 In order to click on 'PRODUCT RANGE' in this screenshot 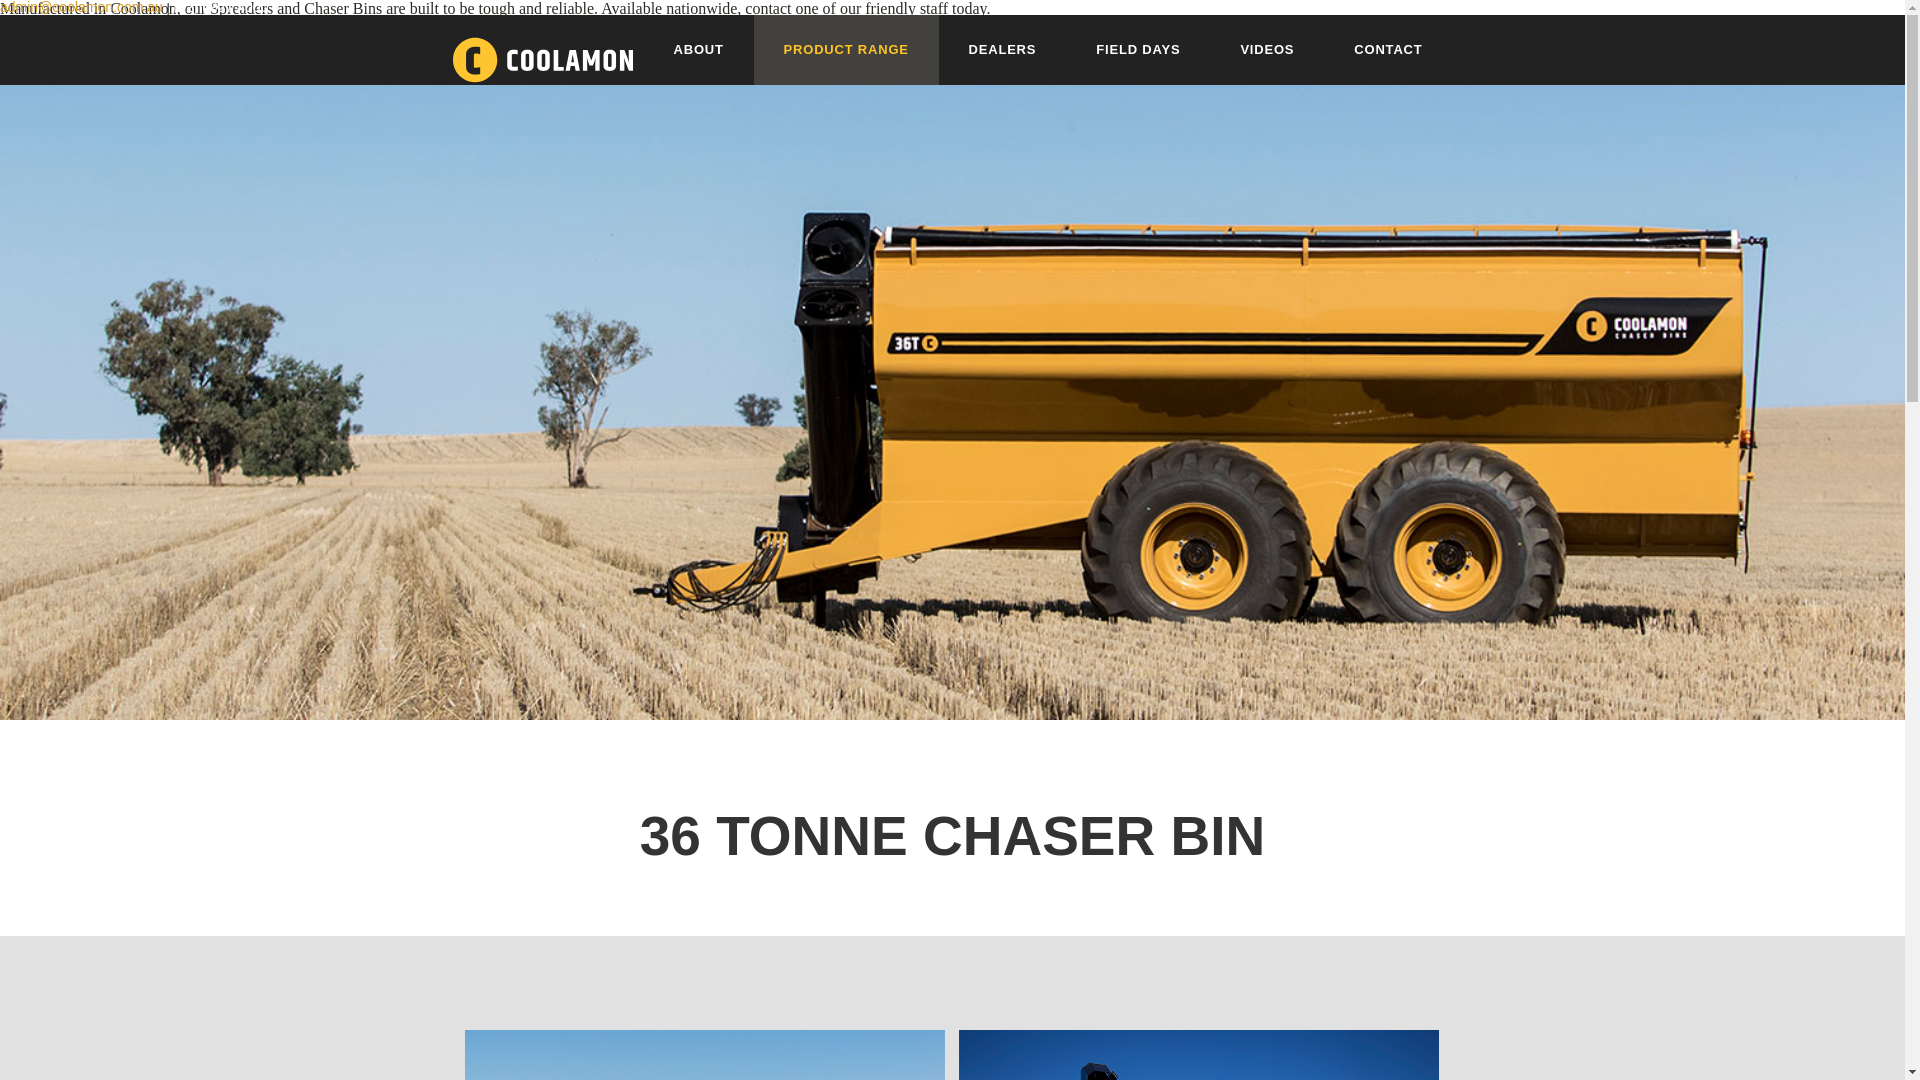, I will do `click(846, 49)`.